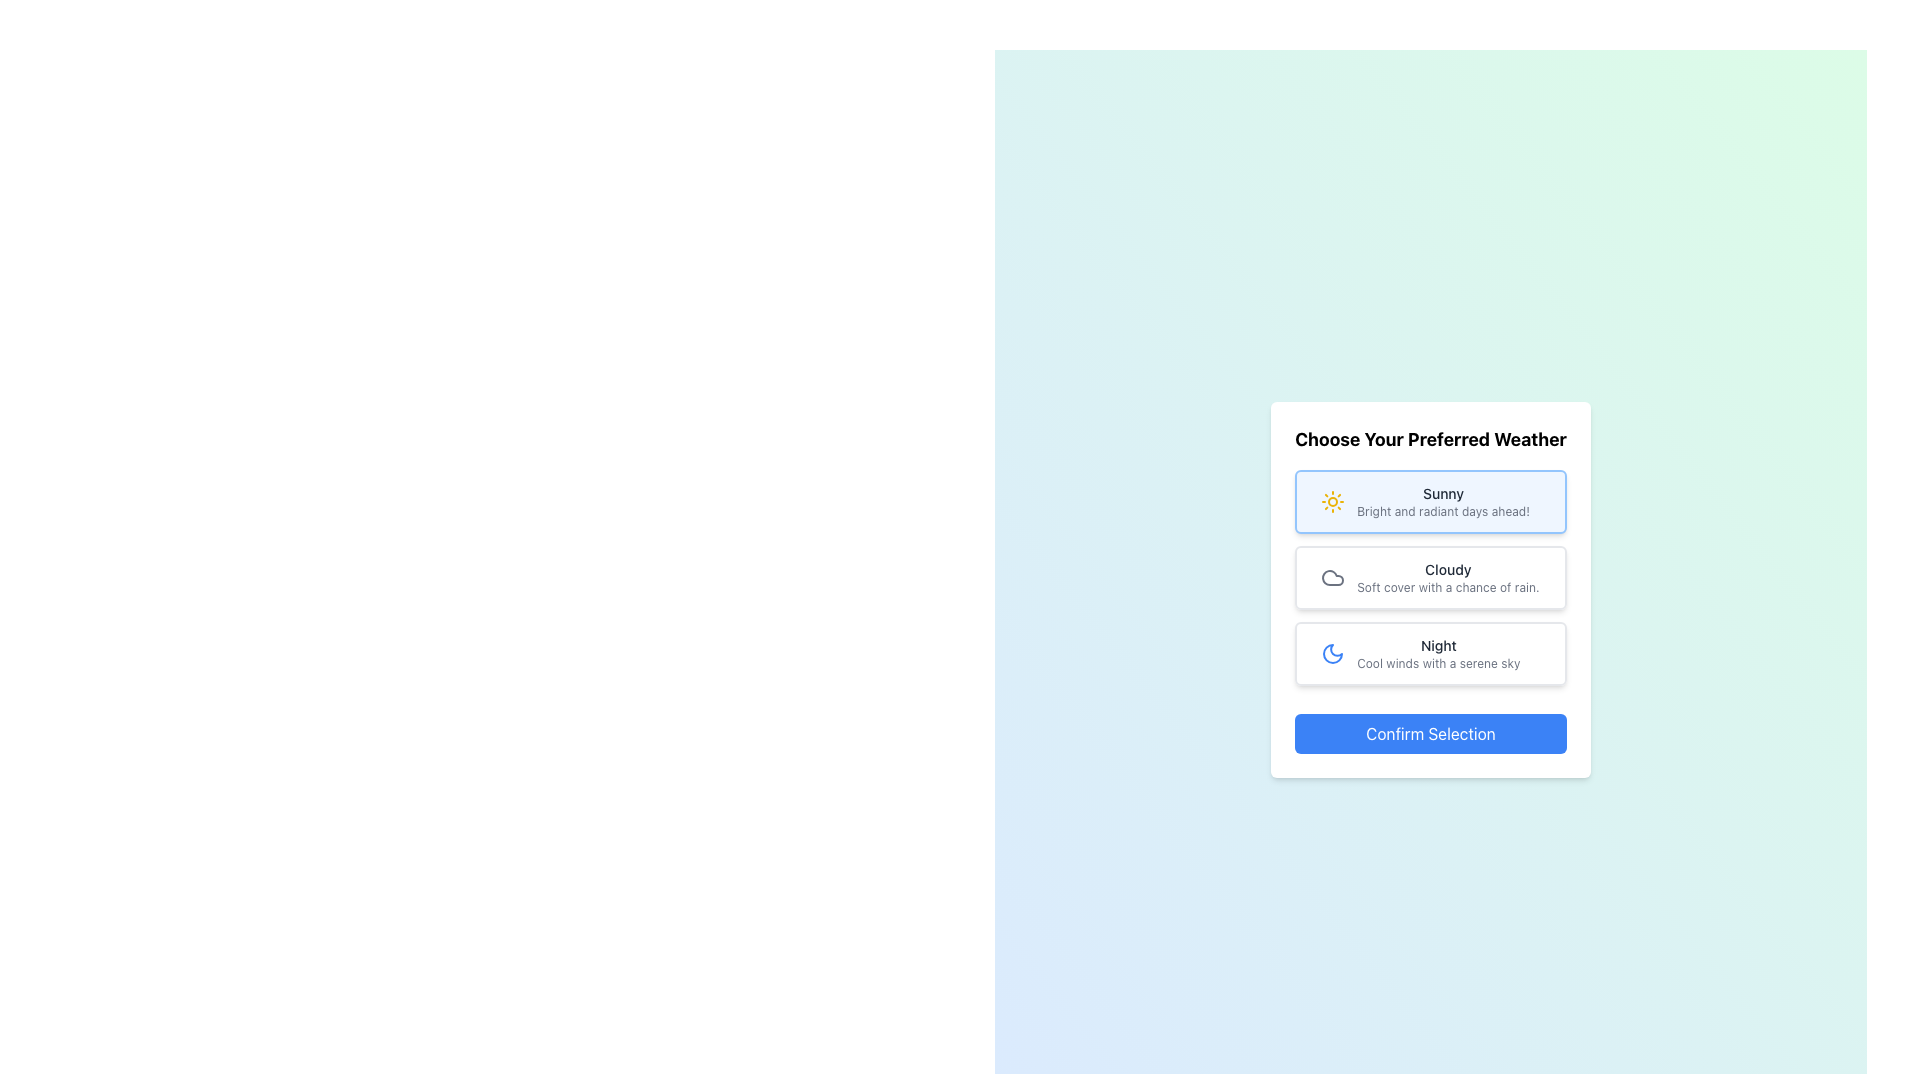 This screenshot has width=1920, height=1080. I want to click on the 'Cloudy' weather icon, which is represented graphically within a card layout, located to the left of the text 'Soft cover with a chance of rain.', so click(1333, 578).